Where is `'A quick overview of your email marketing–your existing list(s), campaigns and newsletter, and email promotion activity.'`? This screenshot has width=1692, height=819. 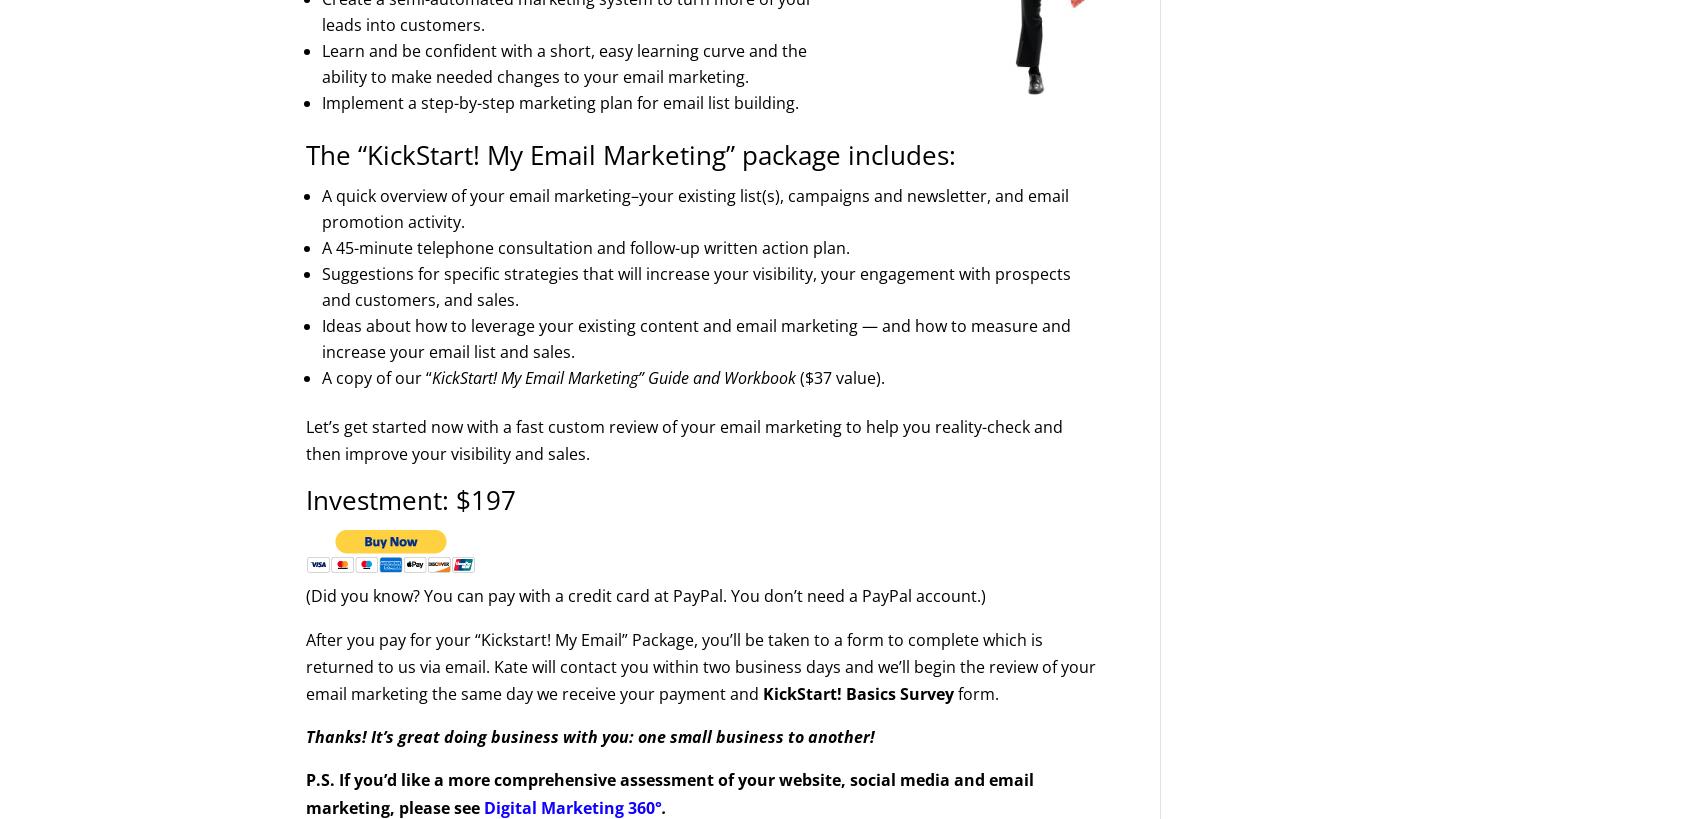 'A quick overview of your email marketing–your existing list(s), campaigns and newsletter, and email promotion activity.' is located at coordinates (695, 209).